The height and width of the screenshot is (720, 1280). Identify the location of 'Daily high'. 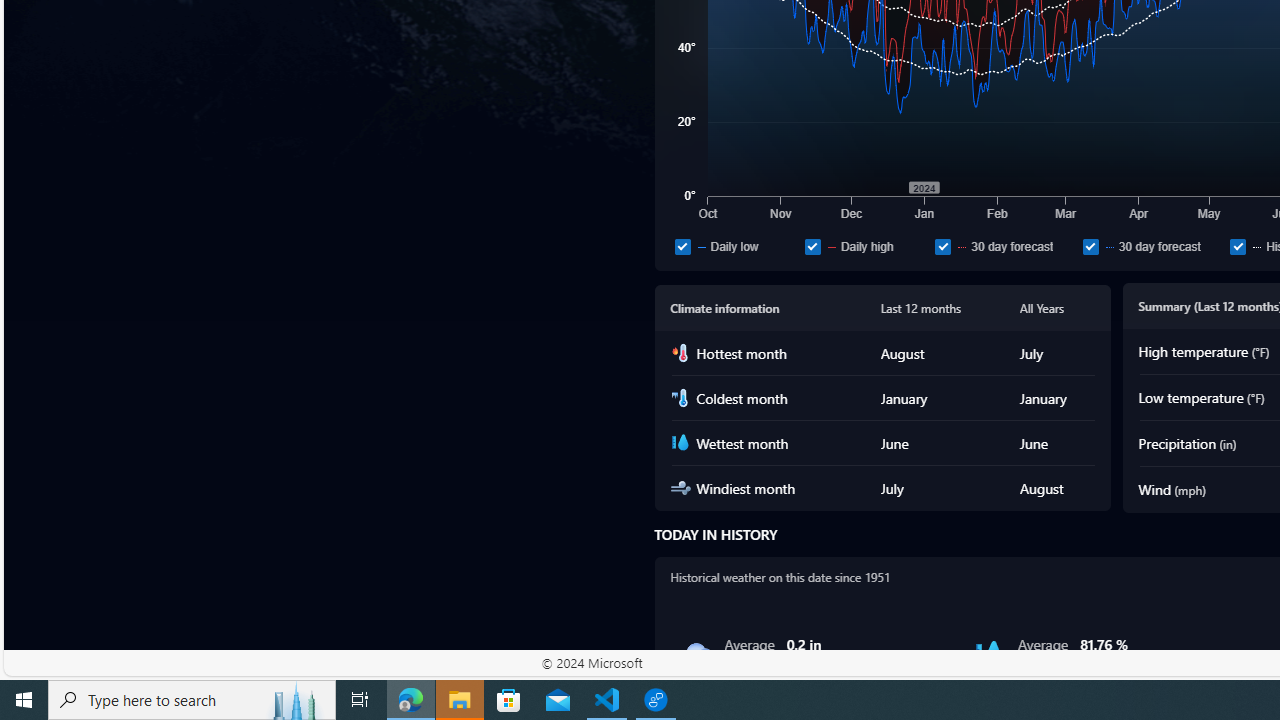
(865, 245).